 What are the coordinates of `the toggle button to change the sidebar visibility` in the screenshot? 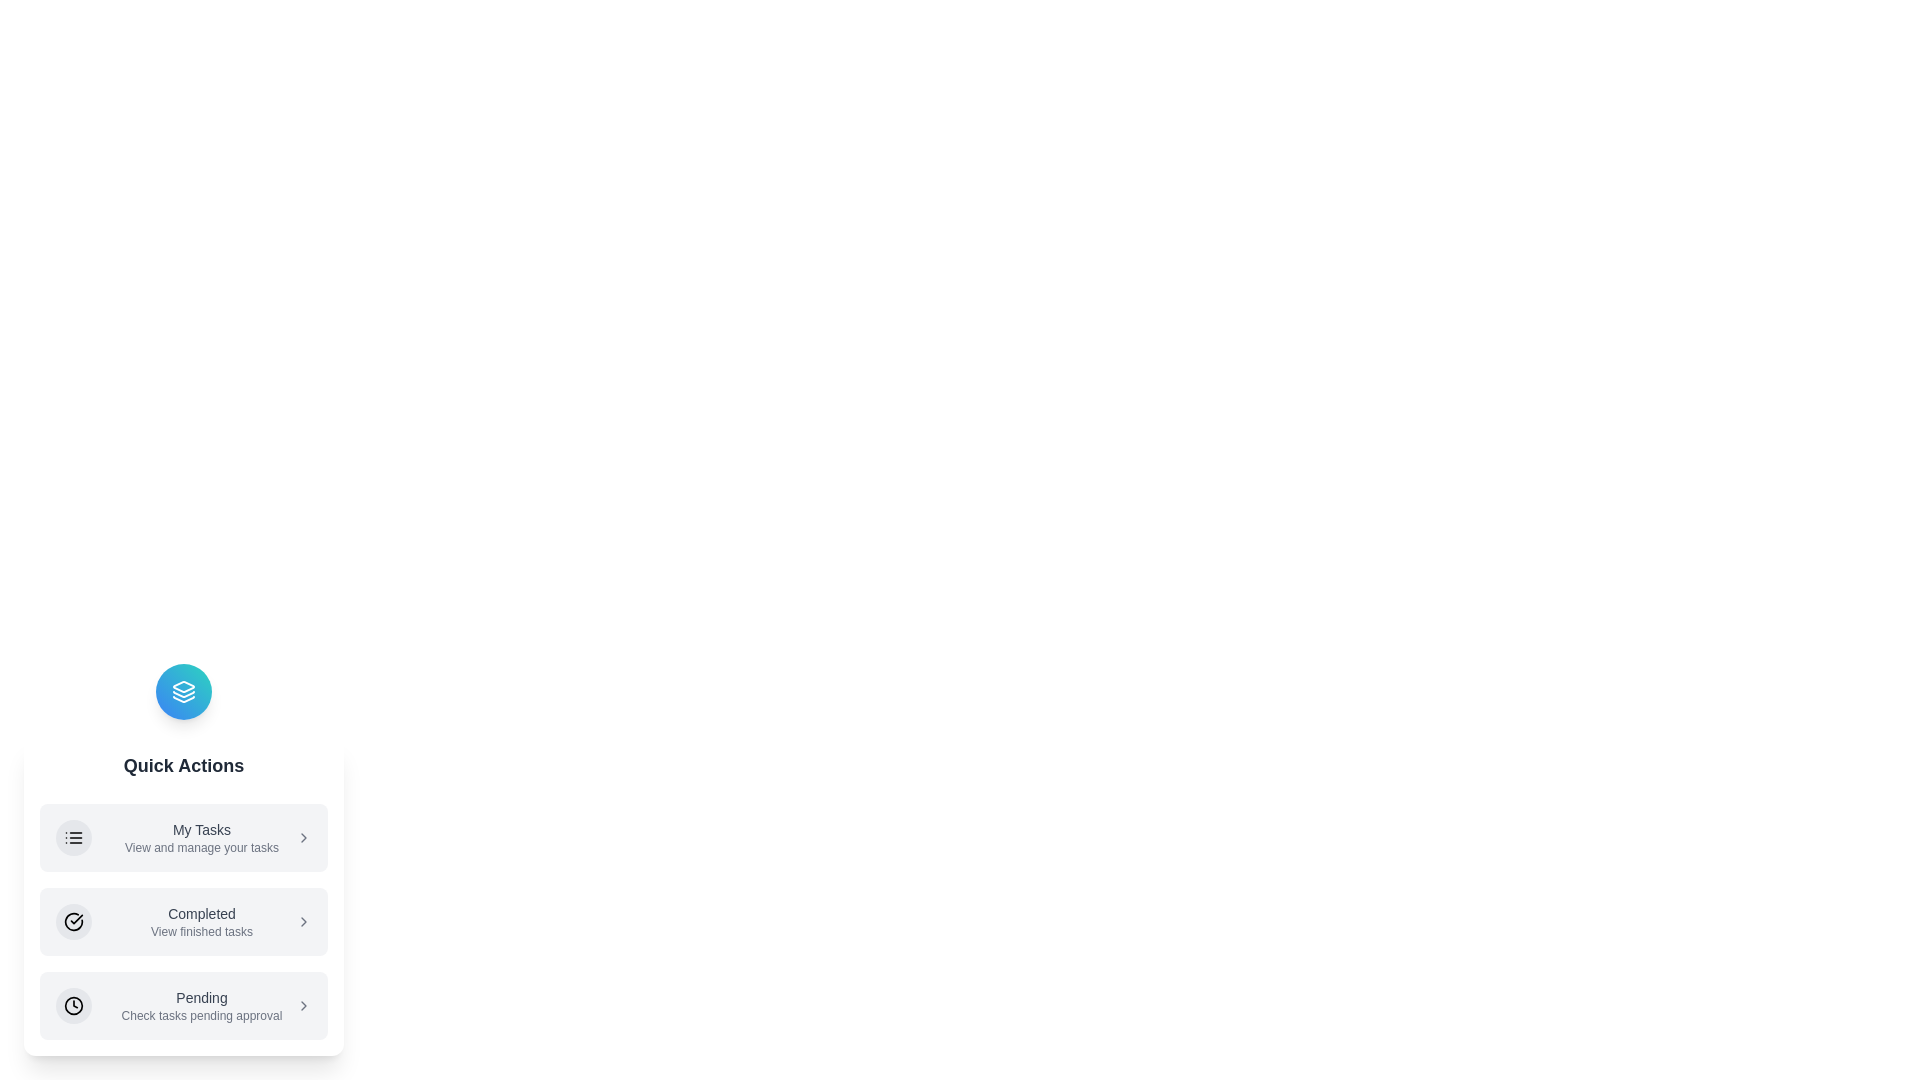 It's located at (183, 690).